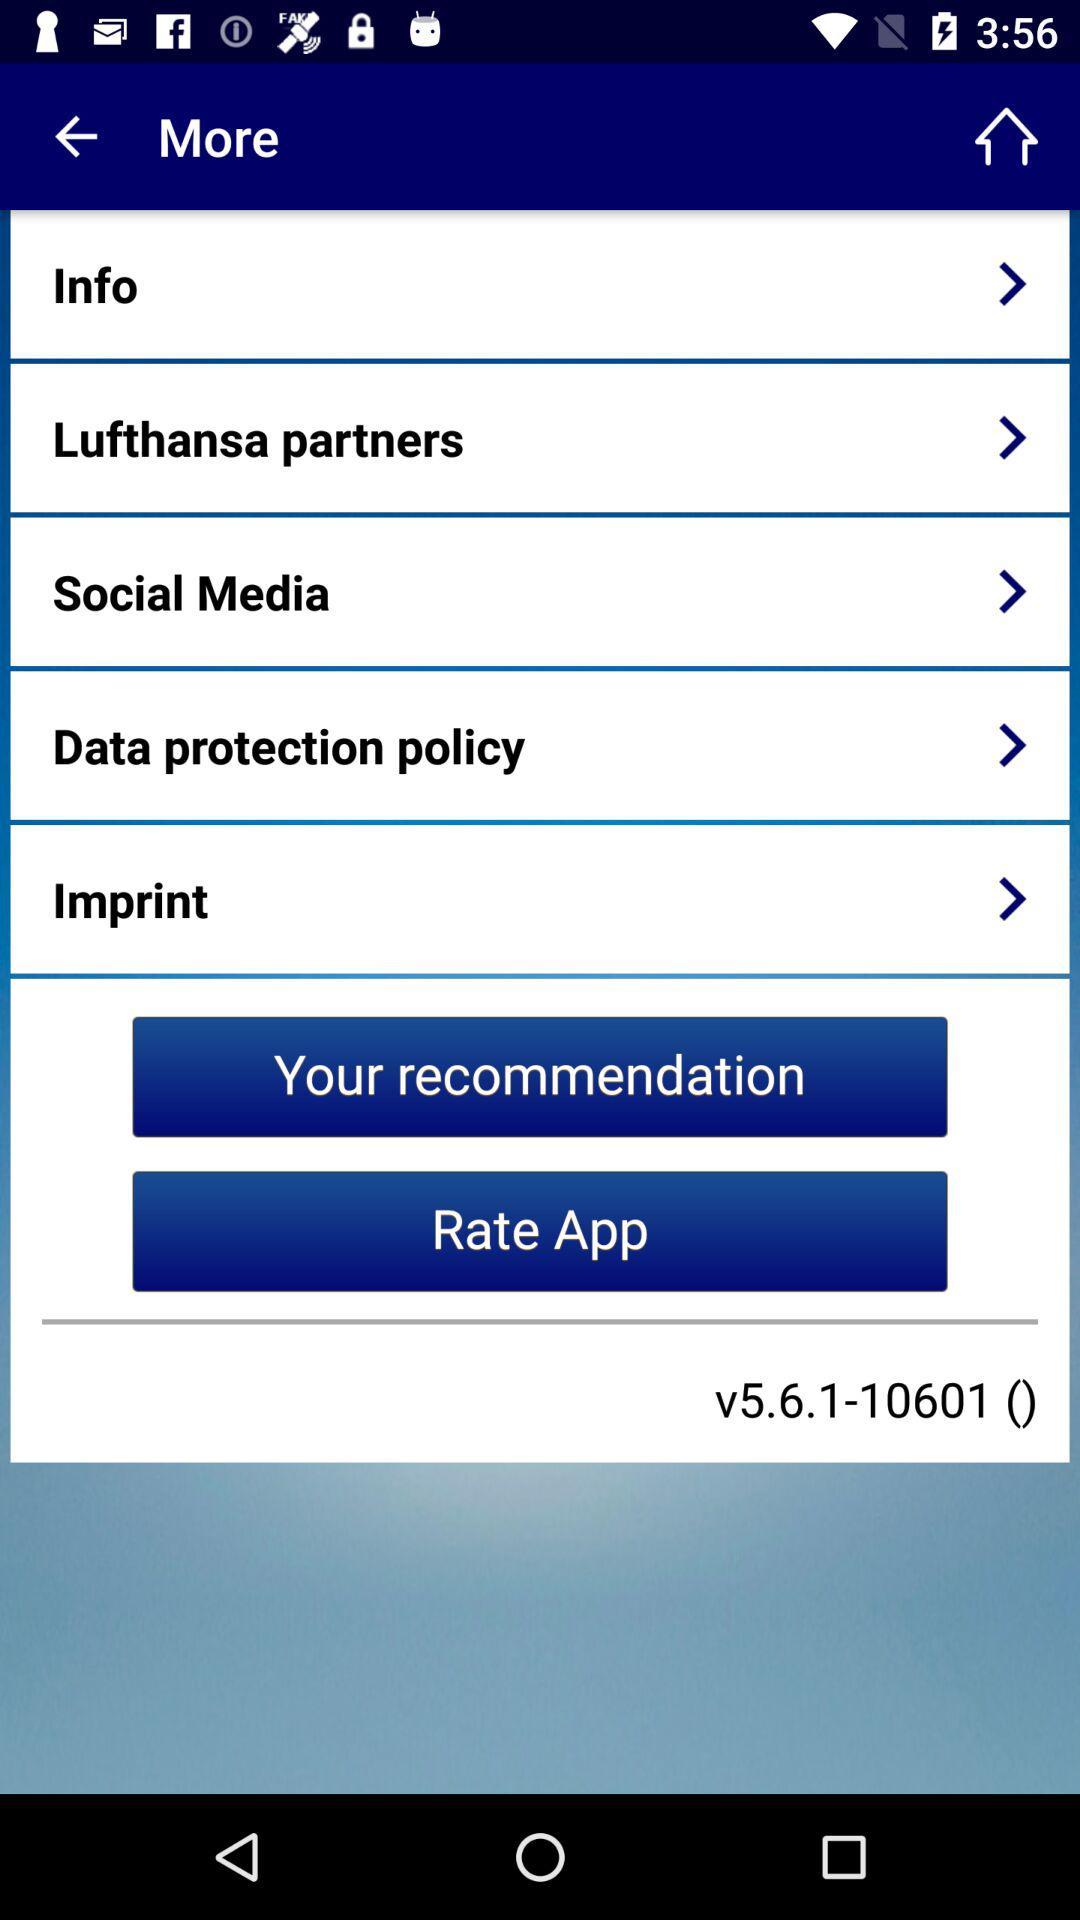 The width and height of the screenshot is (1080, 1920). I want to click on icon next to lufthansa partners item, so click(1012, 436).